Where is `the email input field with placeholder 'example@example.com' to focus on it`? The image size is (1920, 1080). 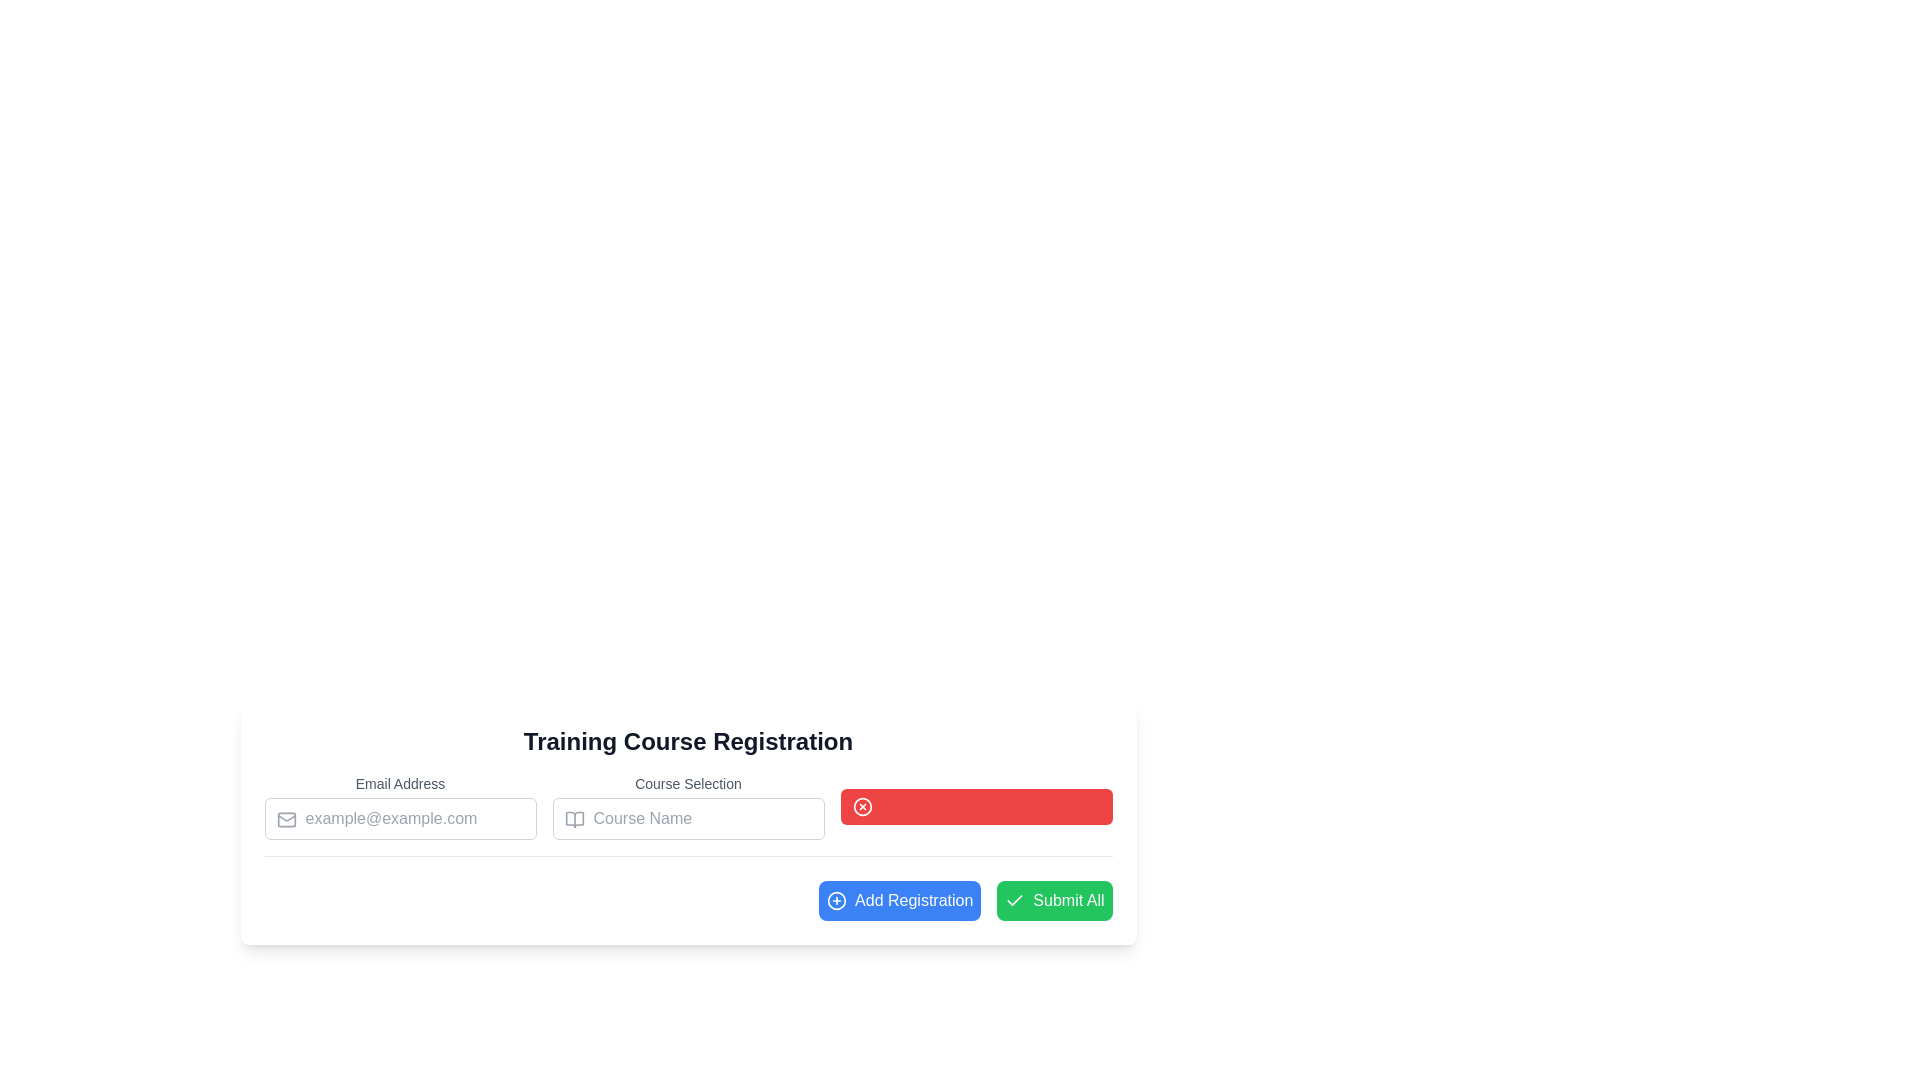
the email input field with placeholder 'example@example.com' to focus on it is located at coordinates (400, 818).